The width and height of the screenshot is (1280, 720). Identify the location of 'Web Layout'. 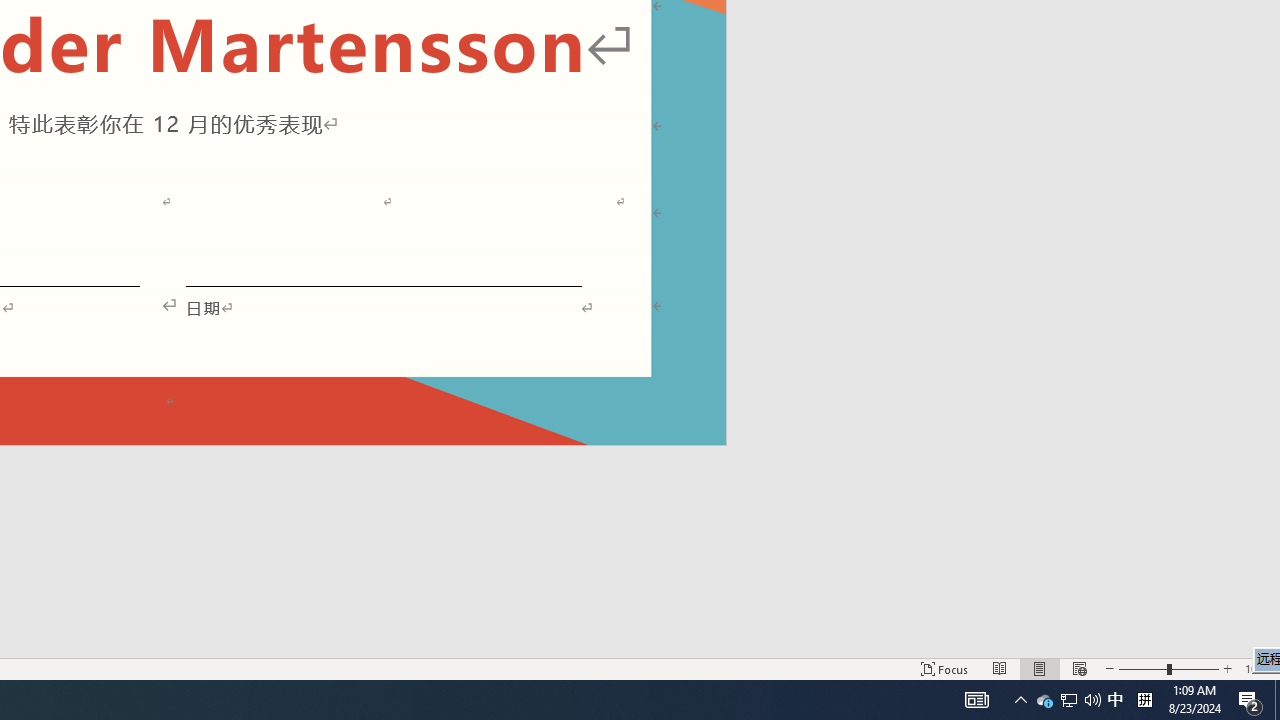
(1078, 669).